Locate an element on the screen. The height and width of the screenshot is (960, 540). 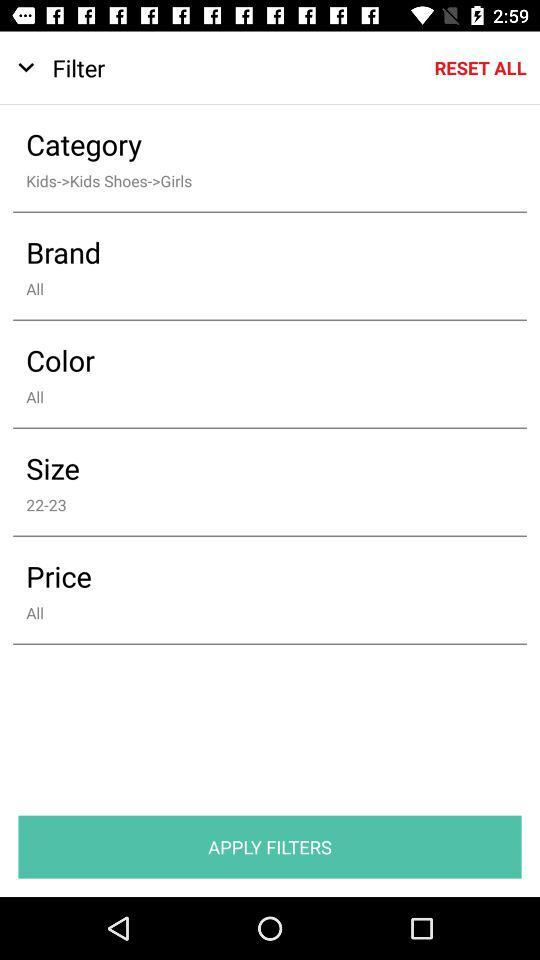
icon above the kids kids shoes is located at coordinates (256, 143).